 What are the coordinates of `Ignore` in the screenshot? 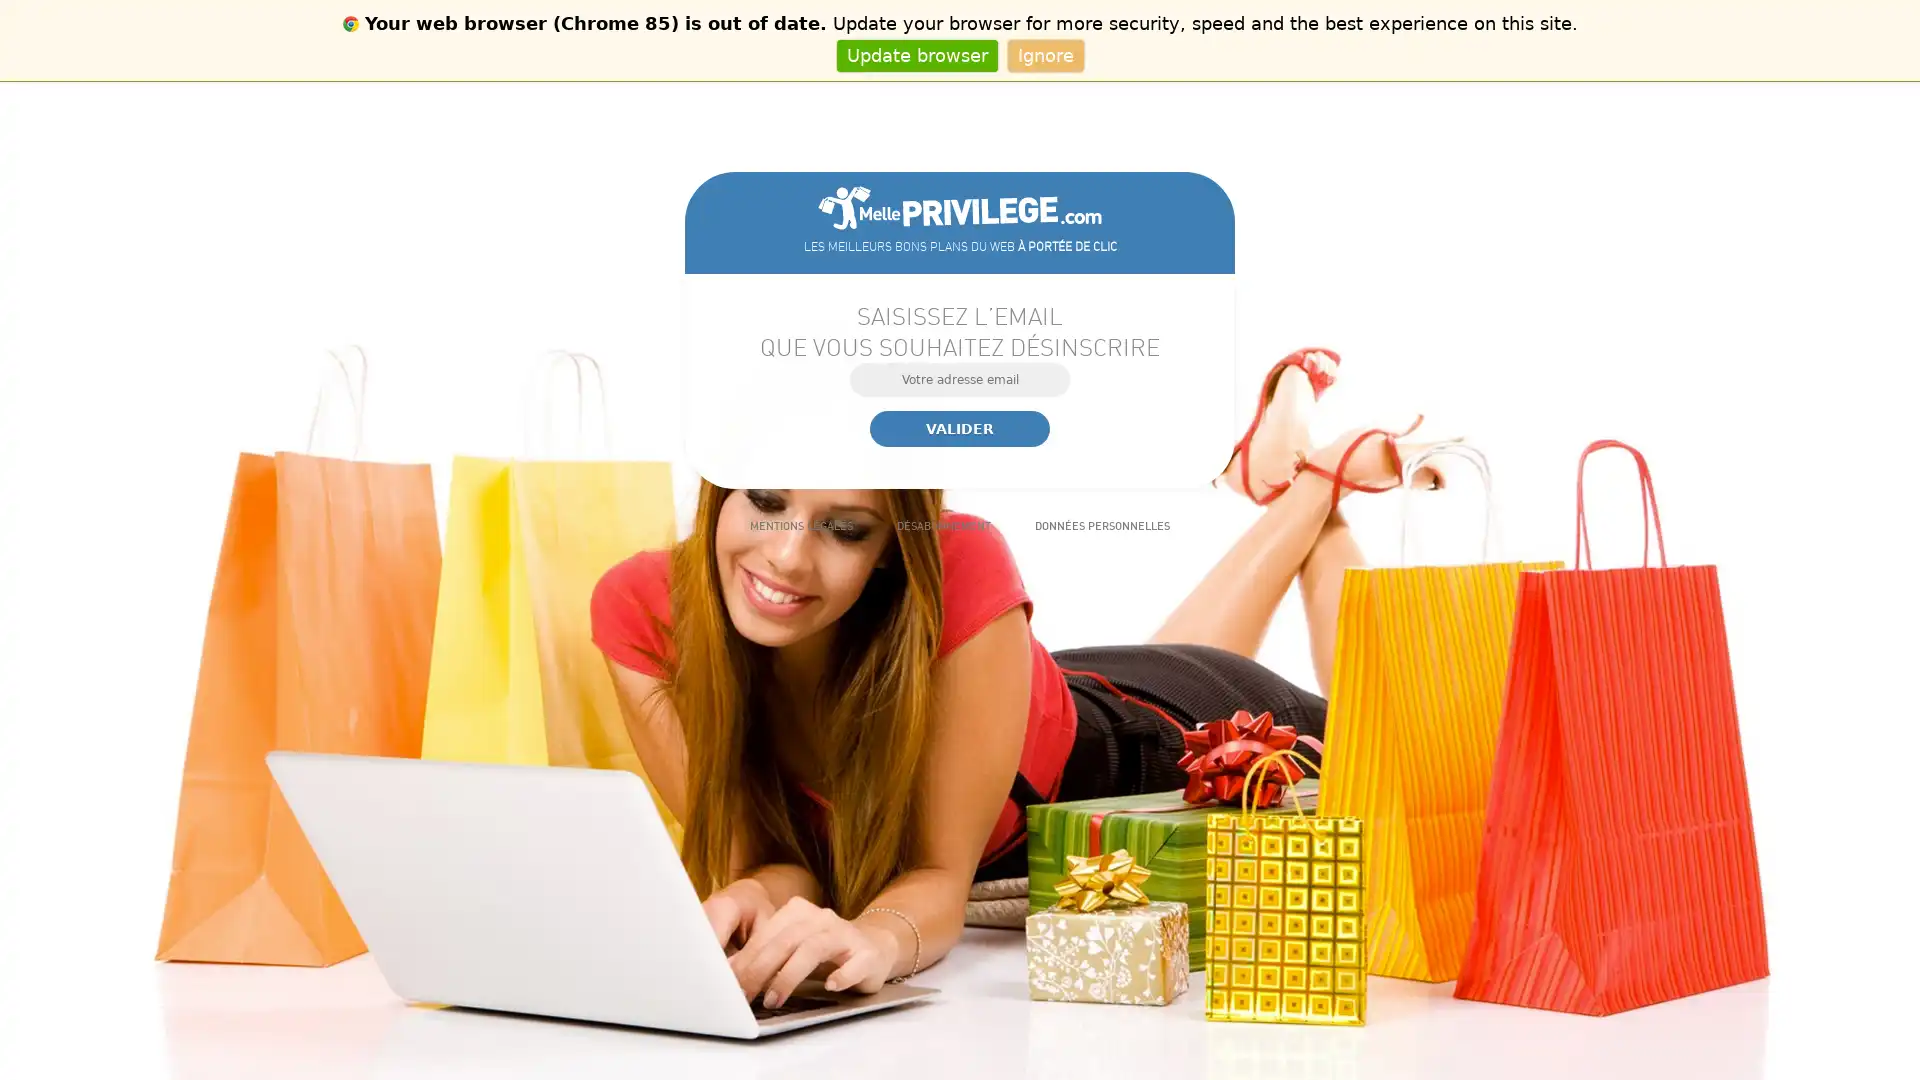 It's located at (1044, 54).